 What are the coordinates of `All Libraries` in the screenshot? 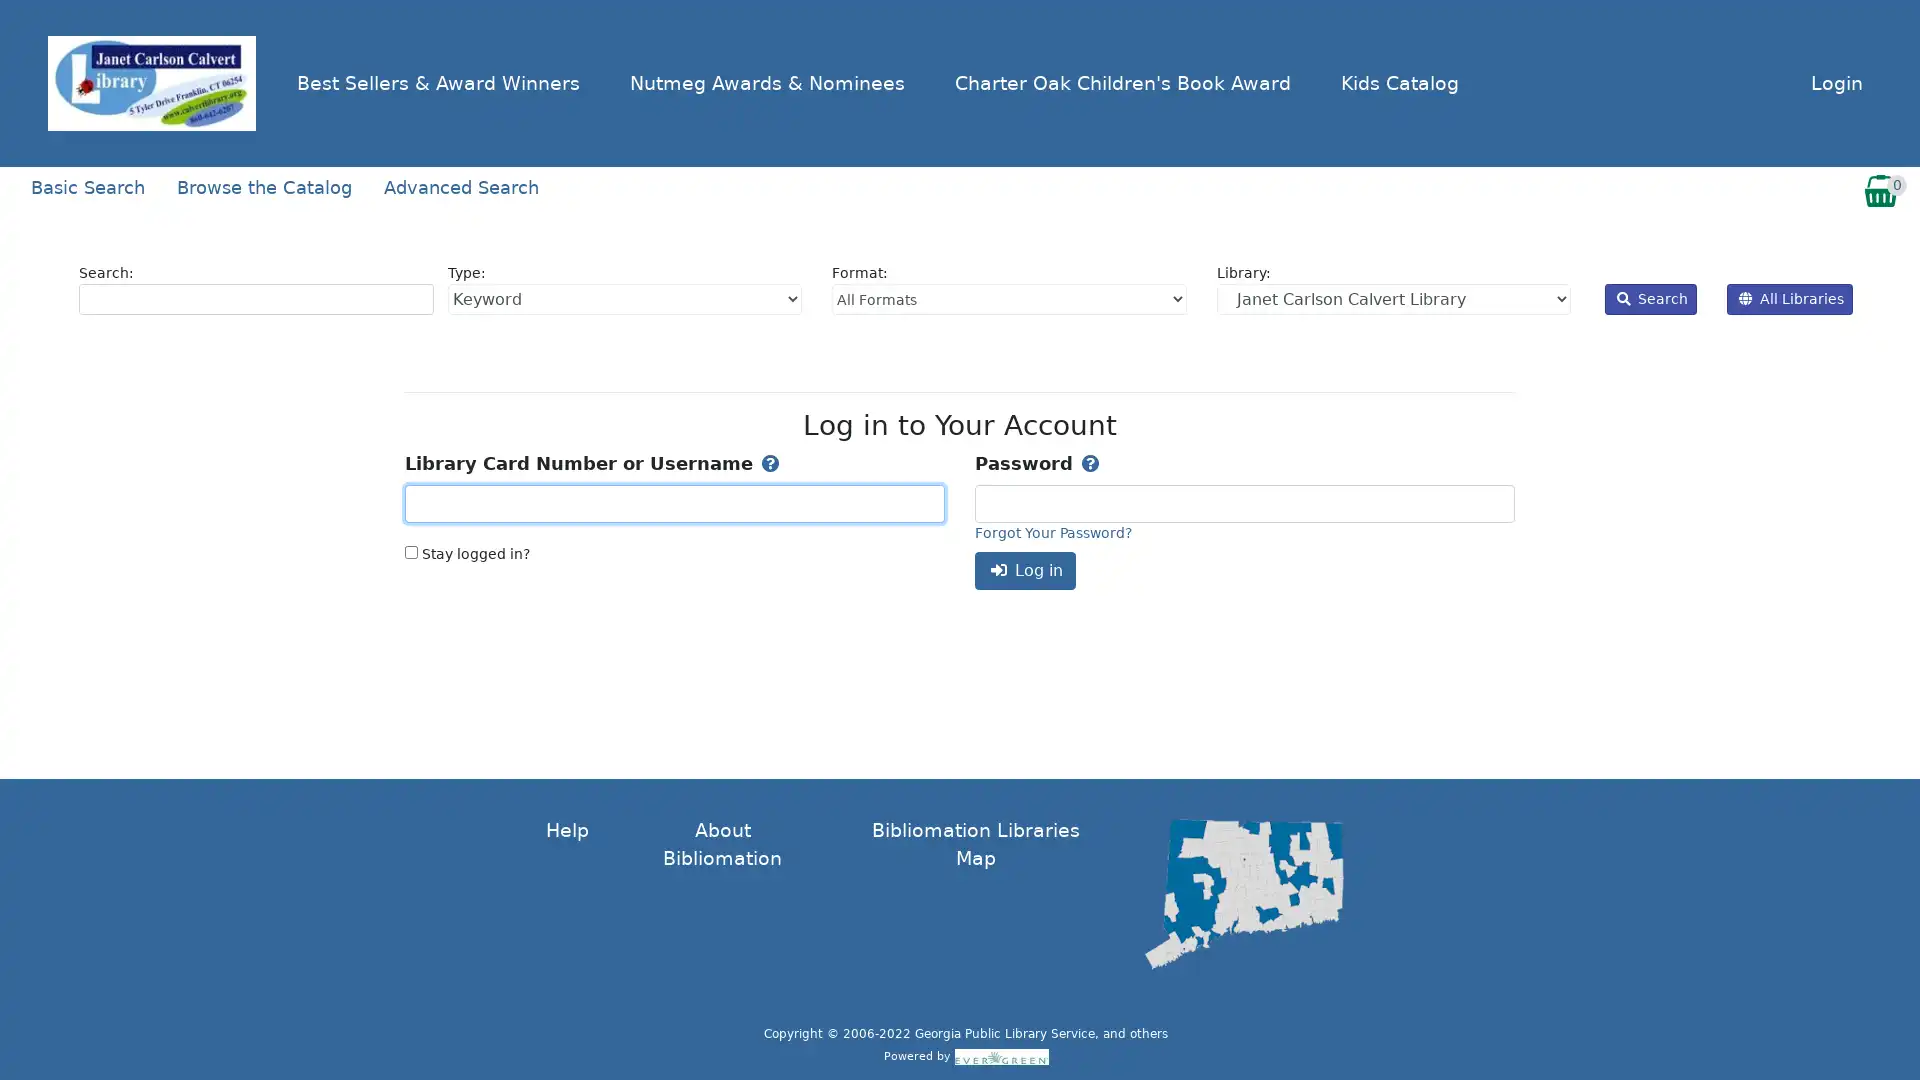 It's located at (1790, 298).